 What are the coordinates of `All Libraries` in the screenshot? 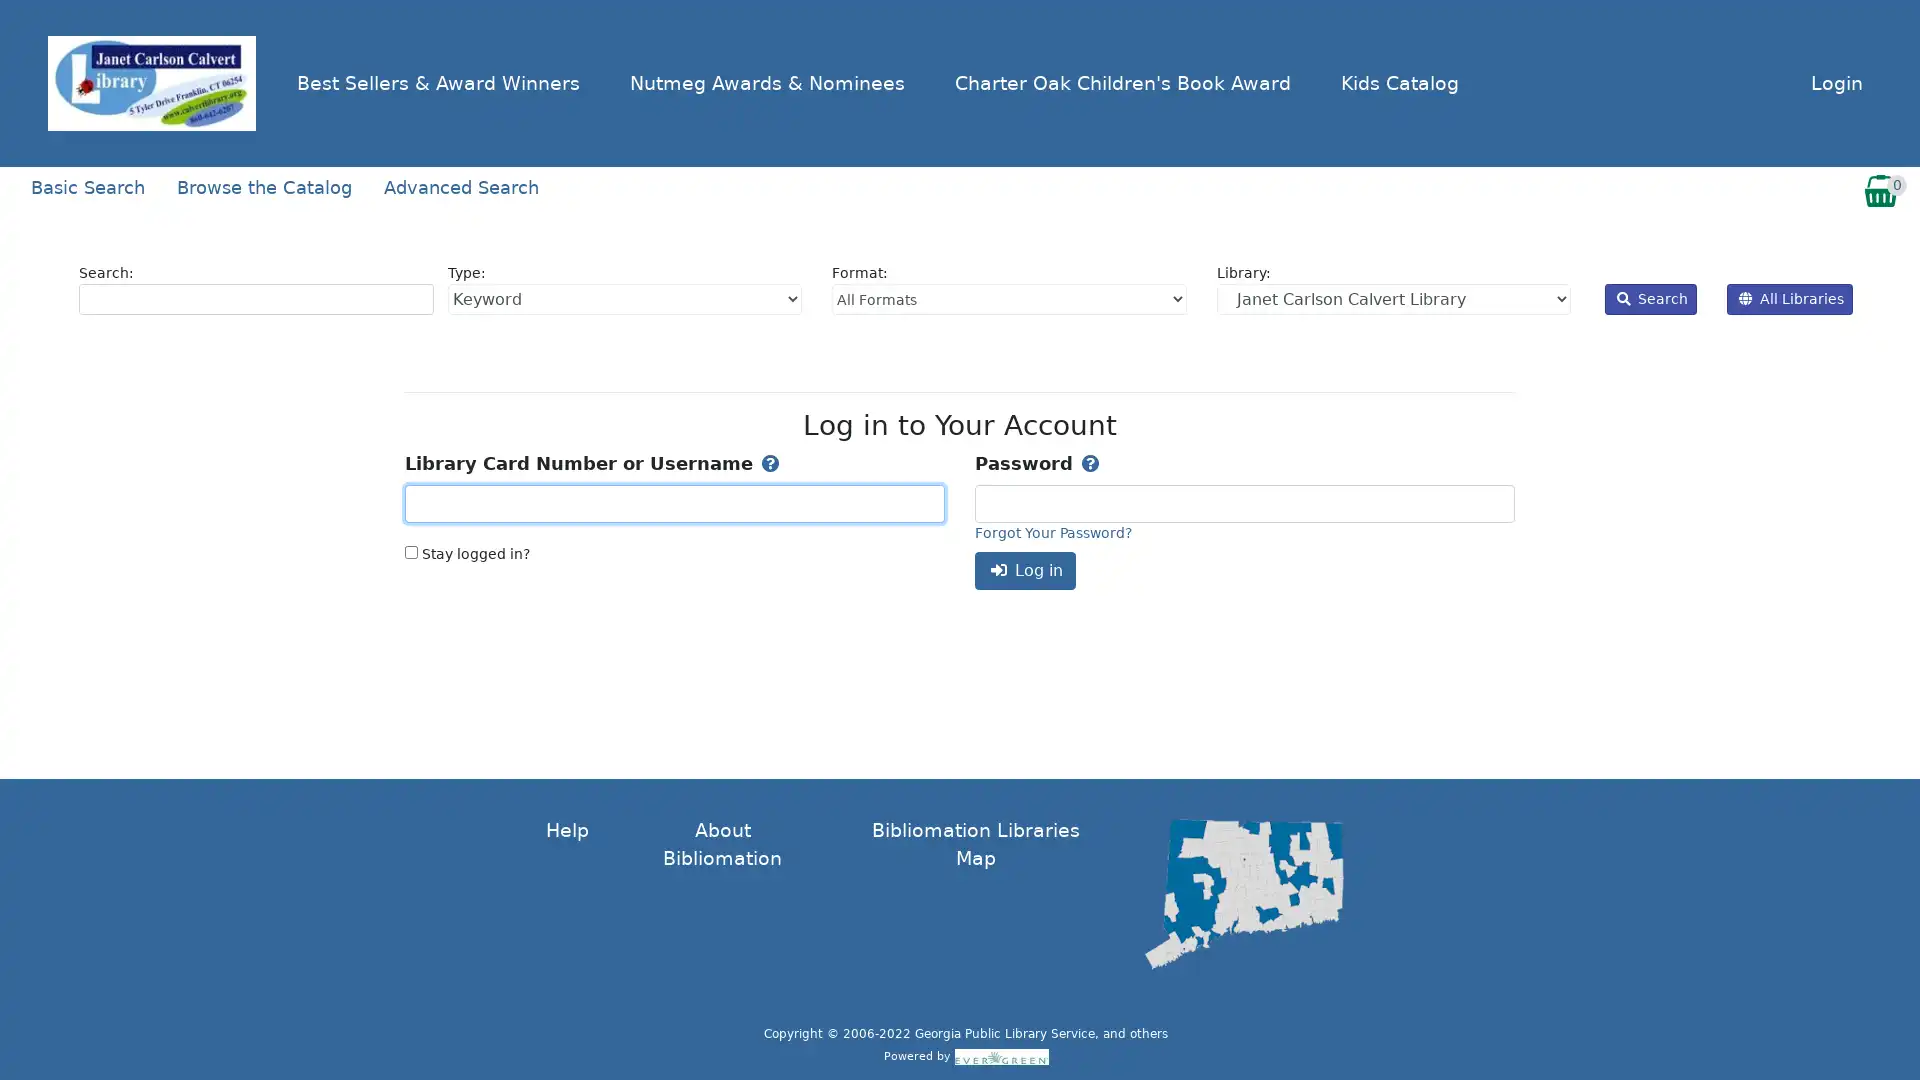 It's located at (1790, 298).